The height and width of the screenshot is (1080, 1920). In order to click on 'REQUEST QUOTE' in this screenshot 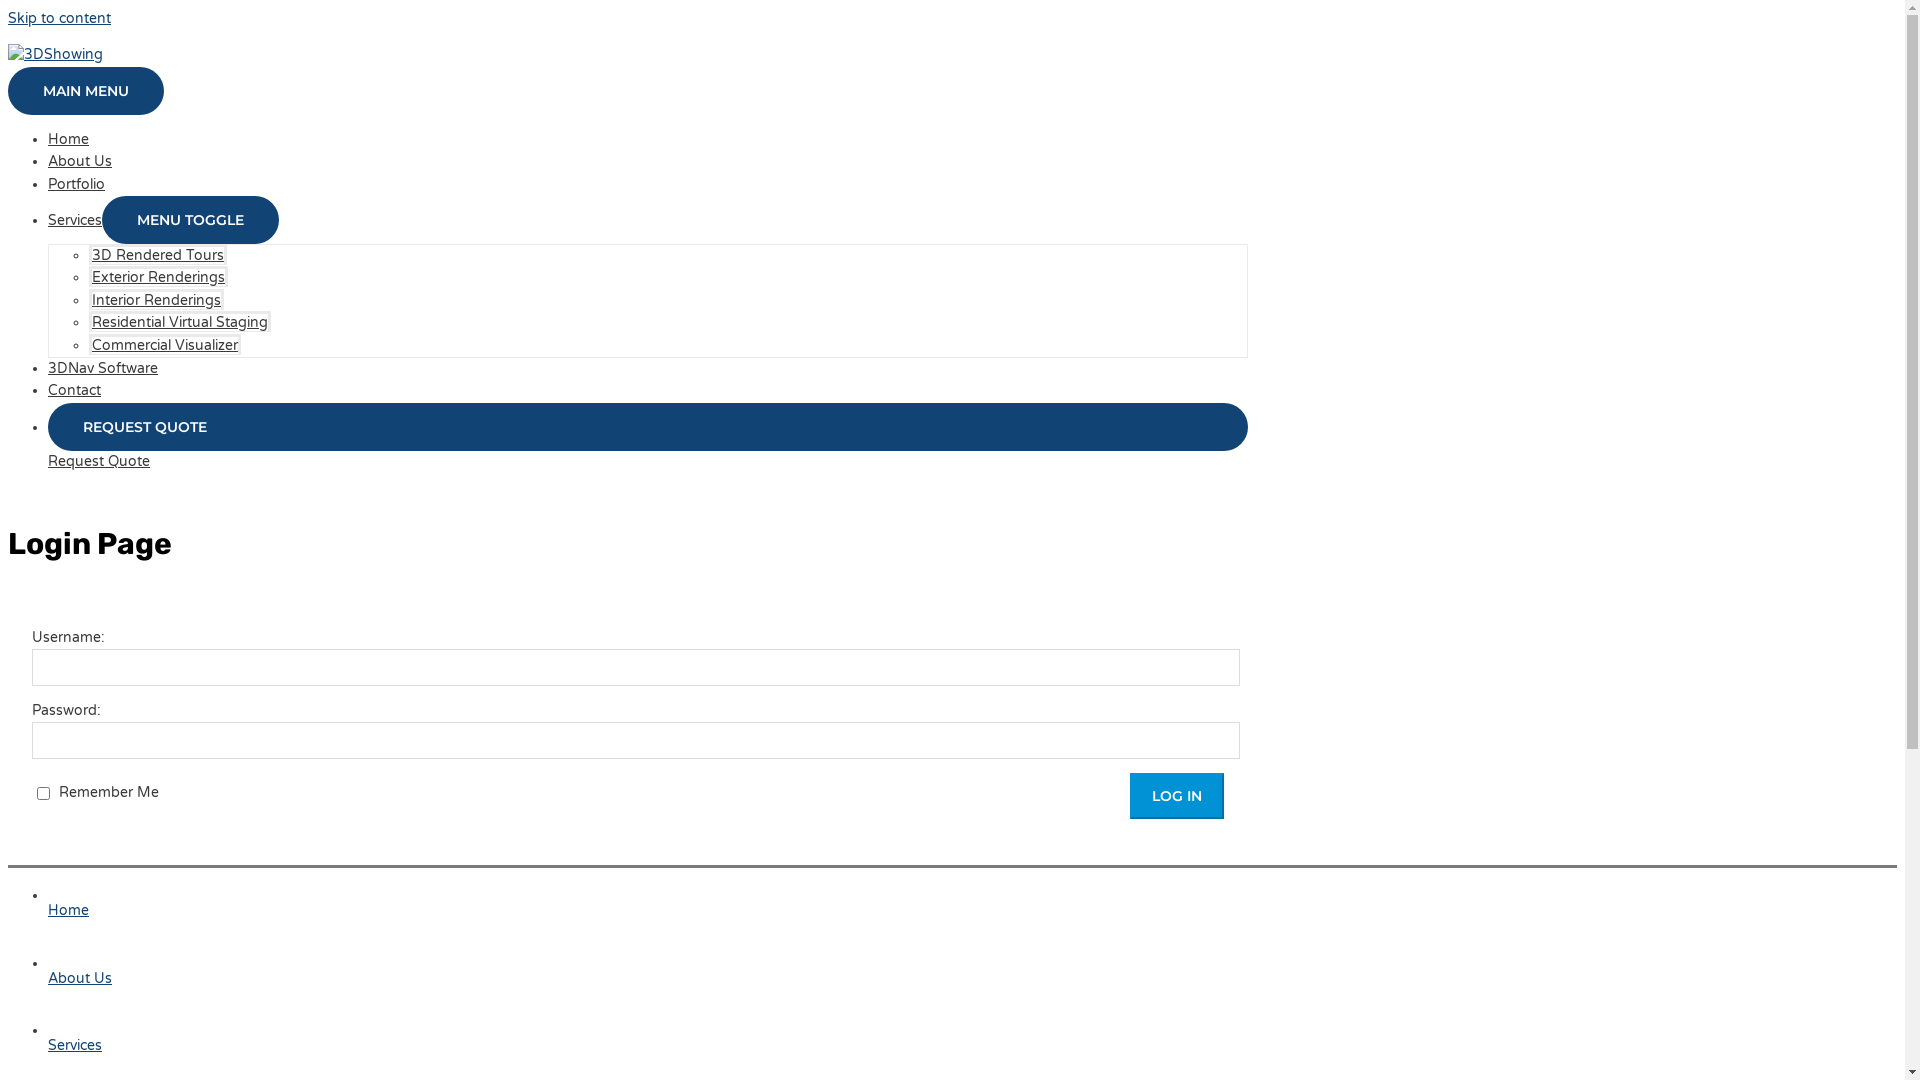, I will do `click(648, 435)`.